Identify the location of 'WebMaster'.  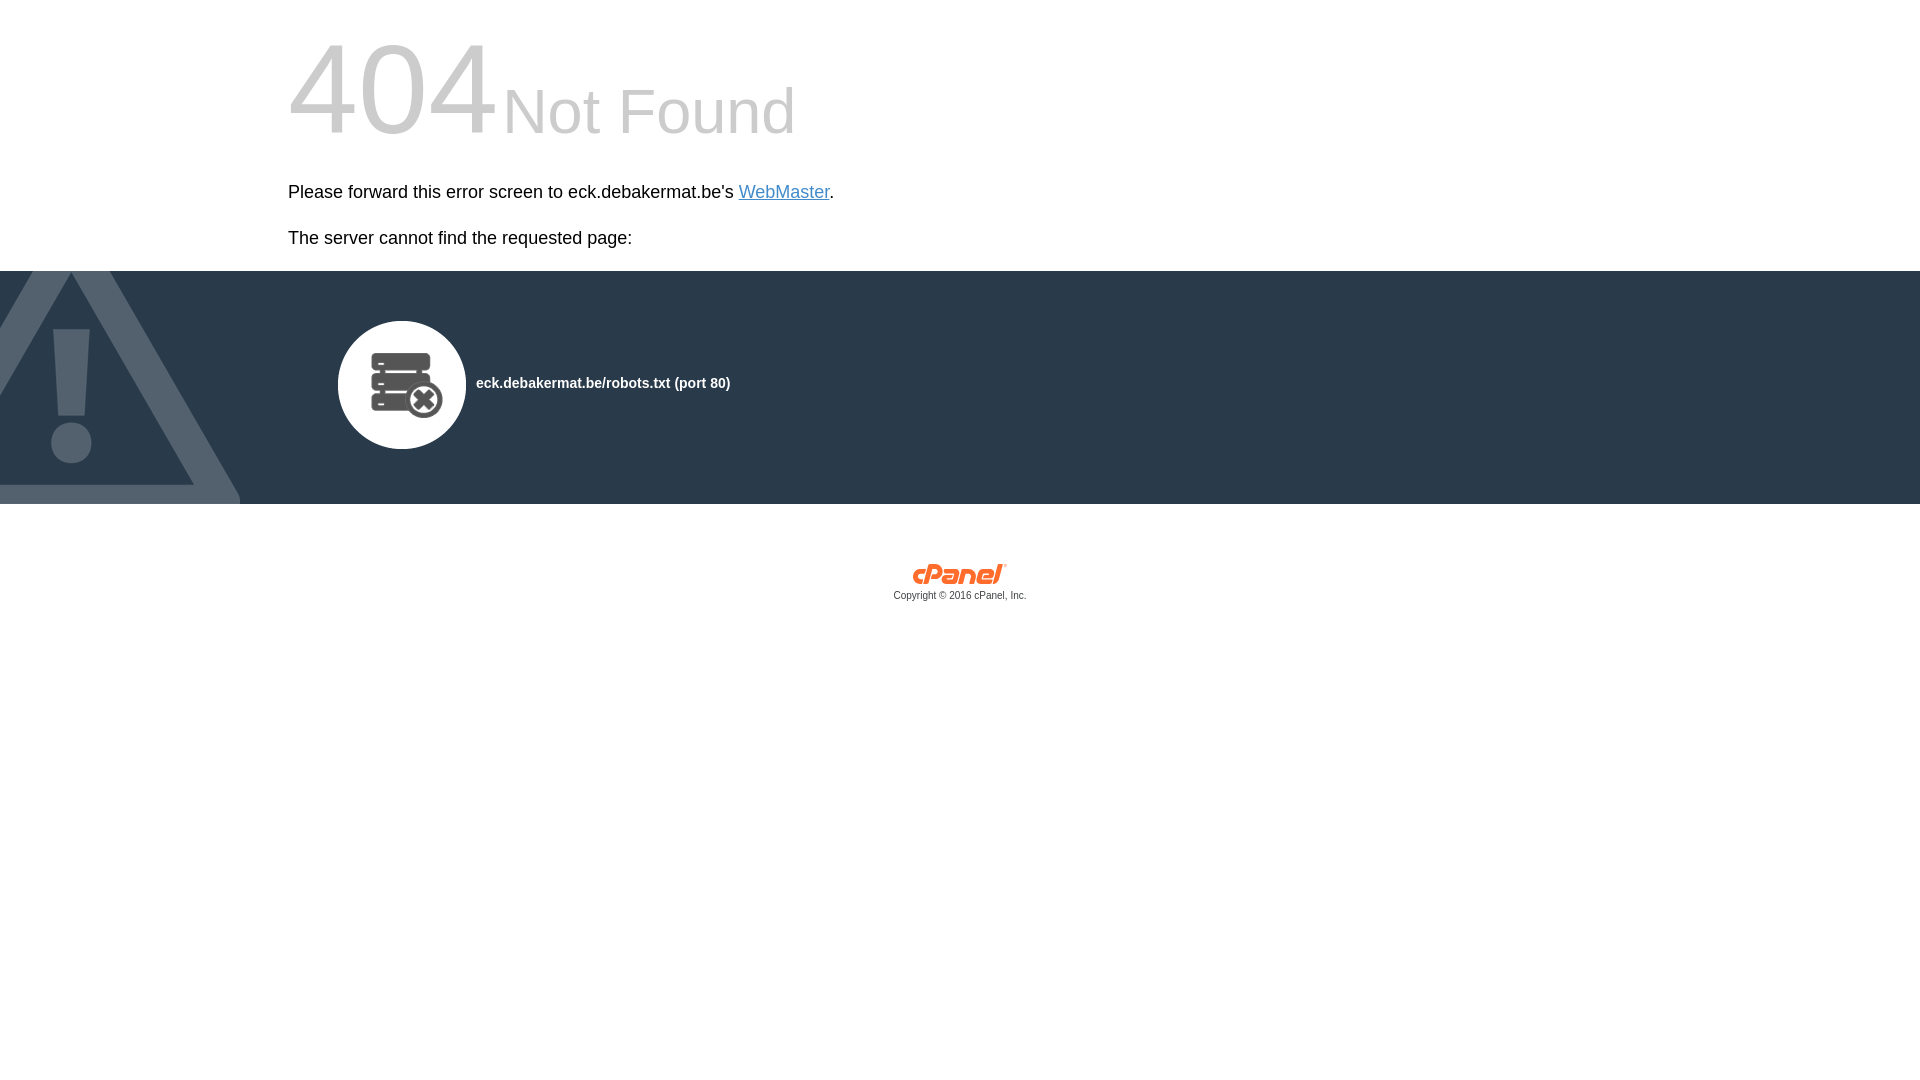
(783, 192).